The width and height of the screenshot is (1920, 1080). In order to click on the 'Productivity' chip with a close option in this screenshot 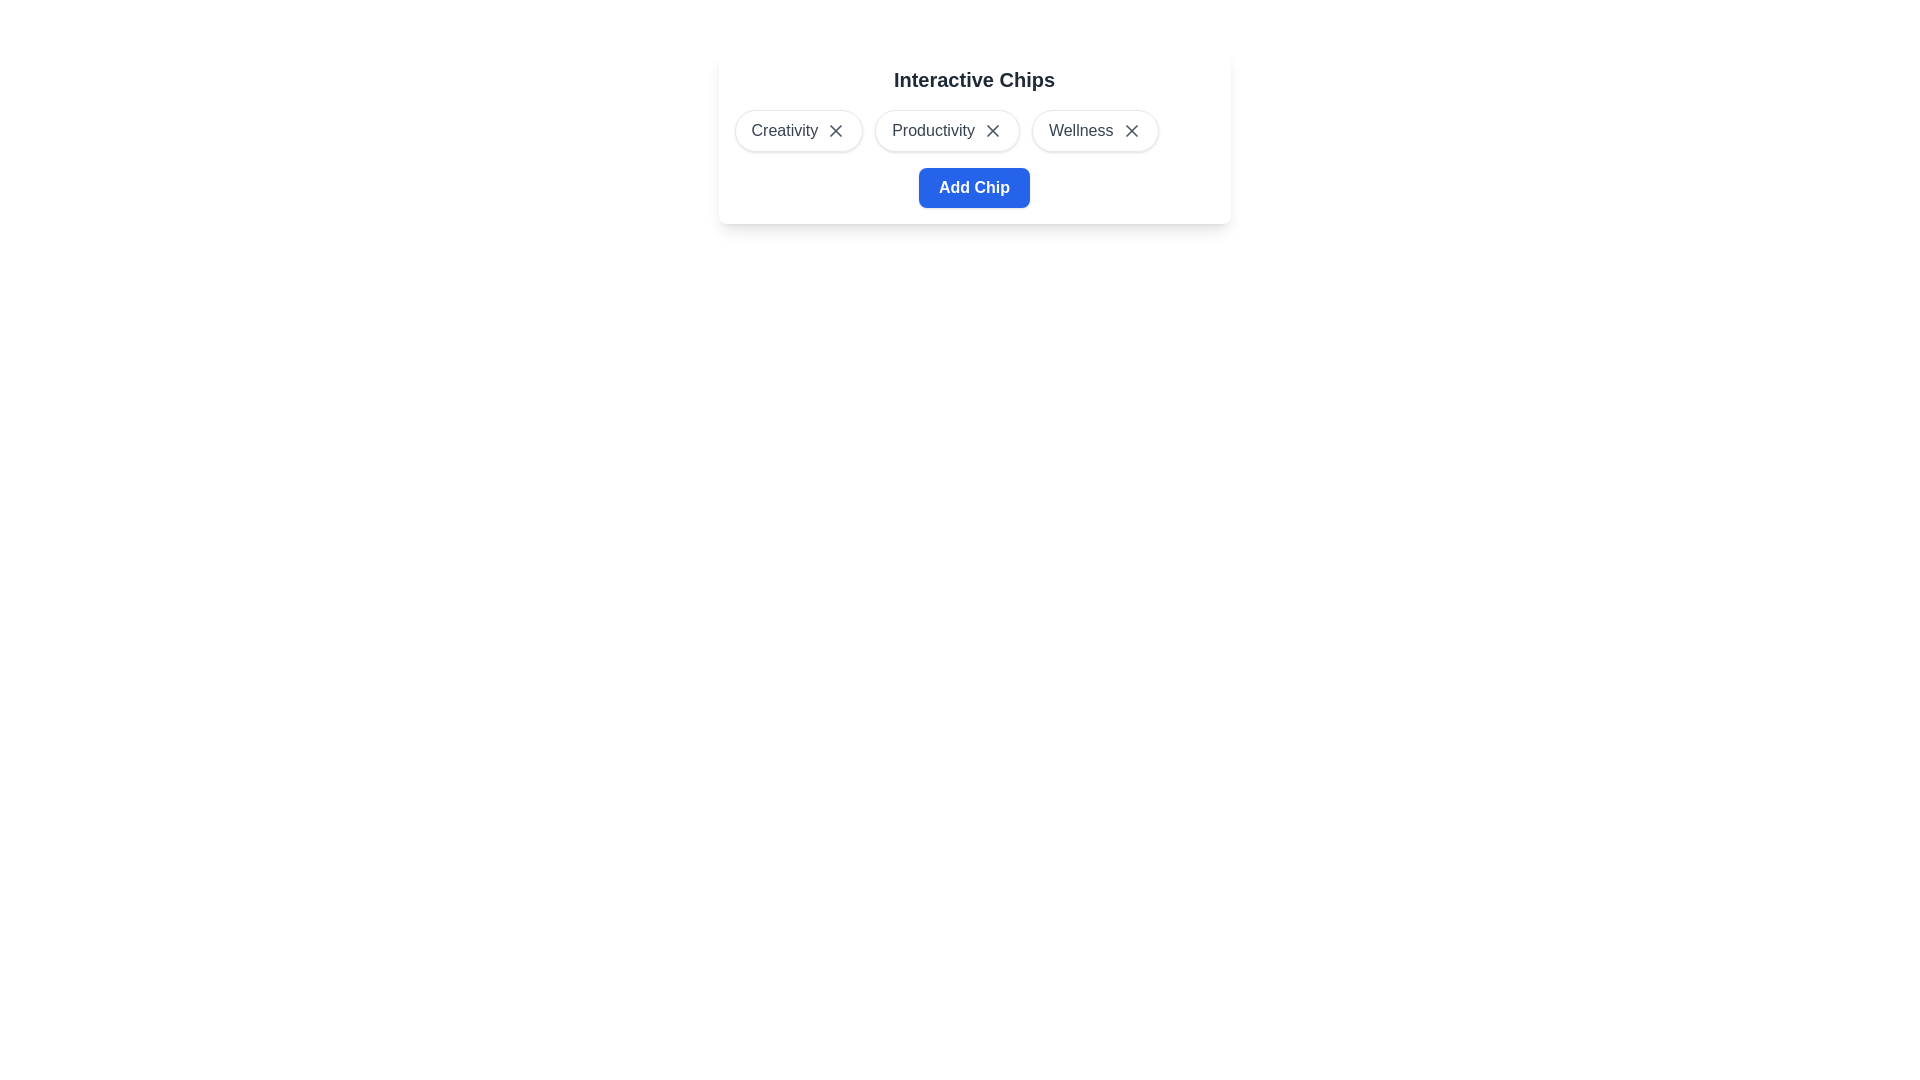, I will do `click(974, 136)`.